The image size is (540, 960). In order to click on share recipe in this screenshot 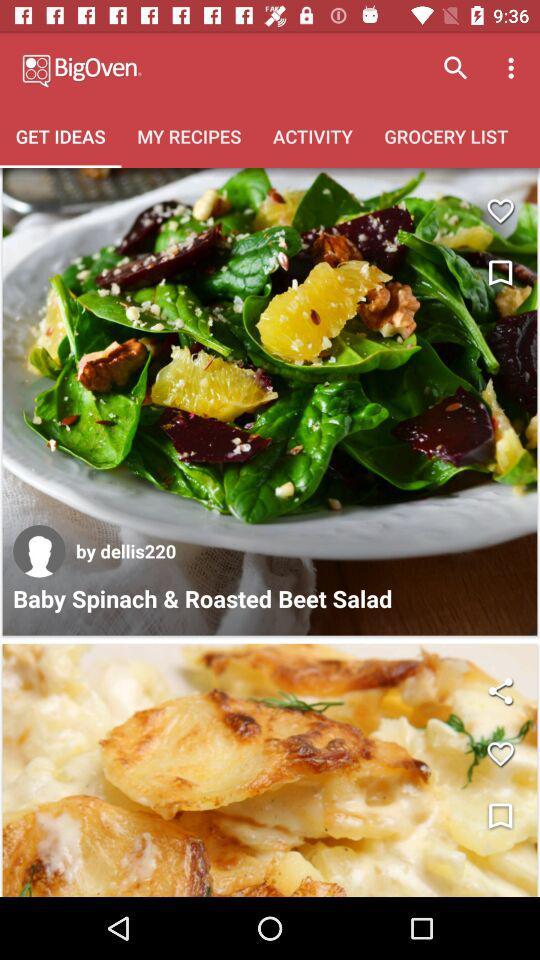, I will do `click(499, 691)`.